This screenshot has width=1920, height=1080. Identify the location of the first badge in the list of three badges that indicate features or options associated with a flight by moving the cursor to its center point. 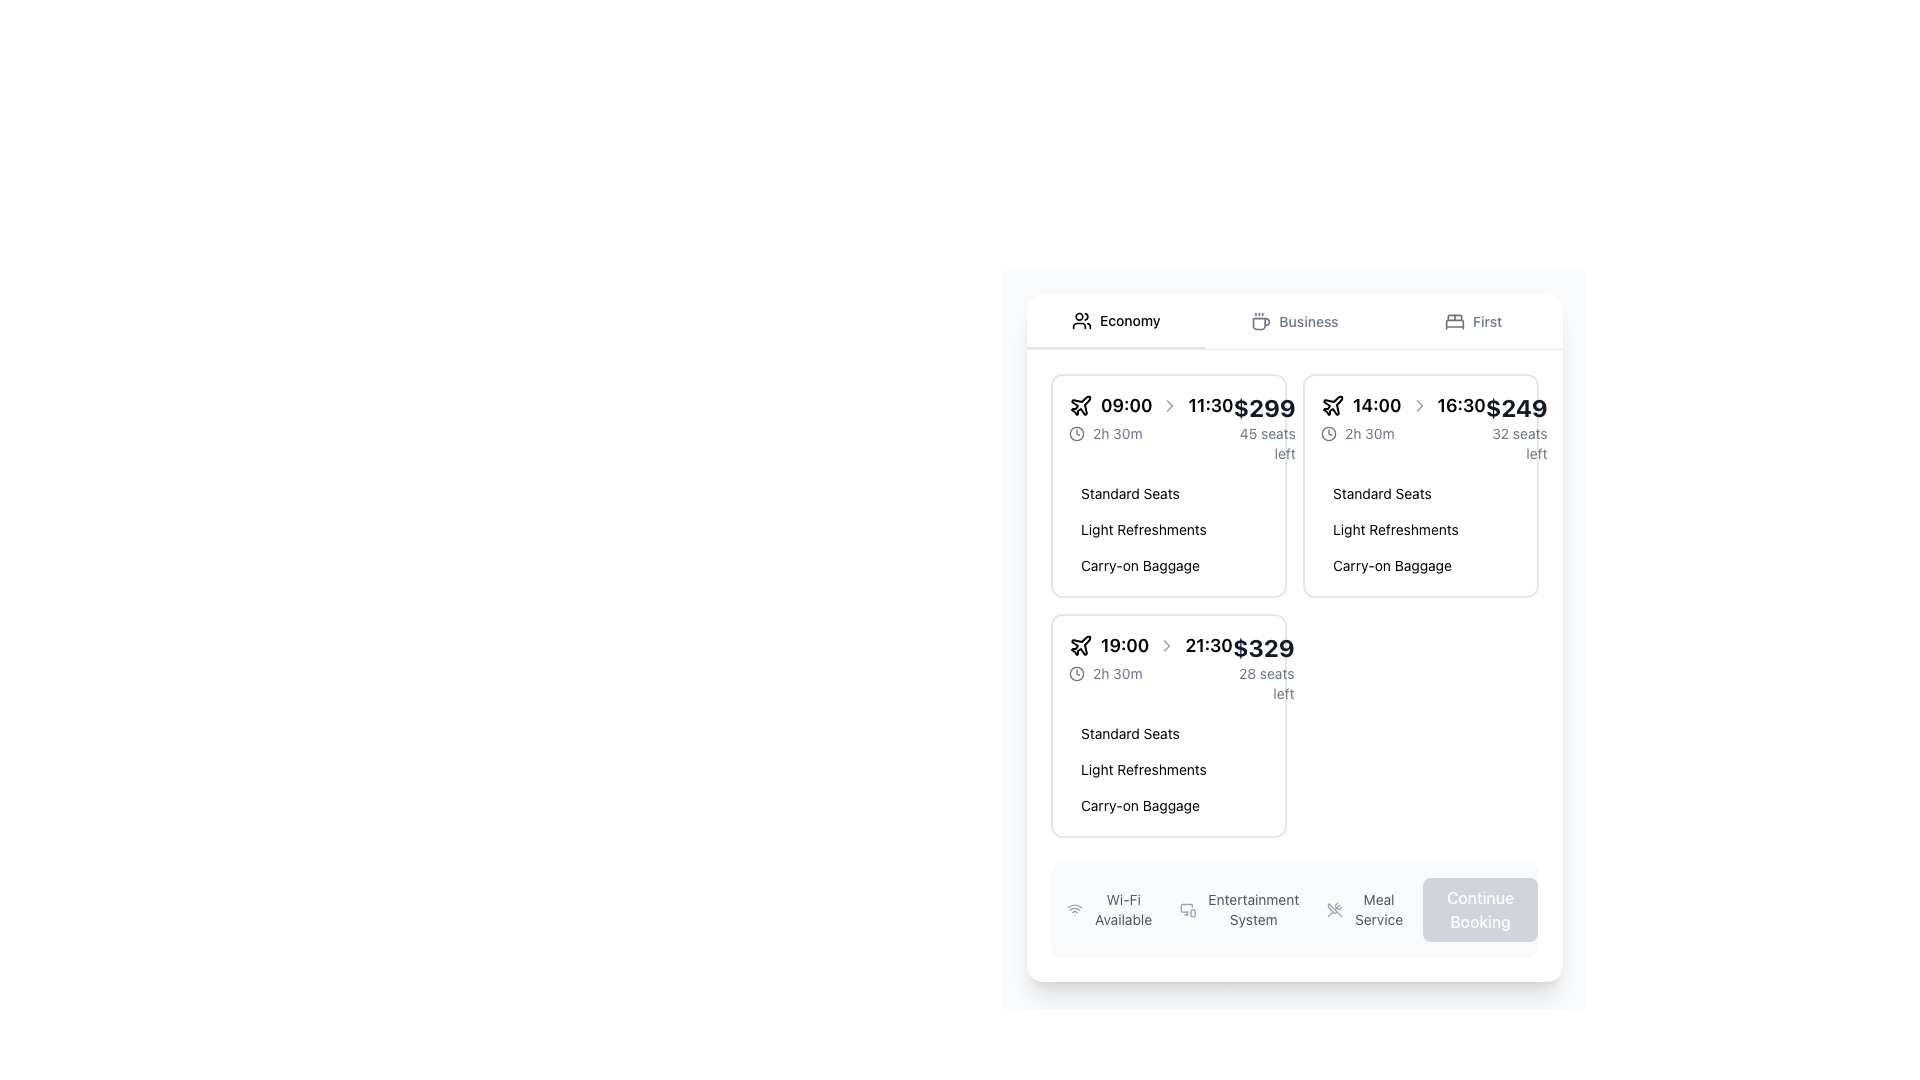
(1130, 493).